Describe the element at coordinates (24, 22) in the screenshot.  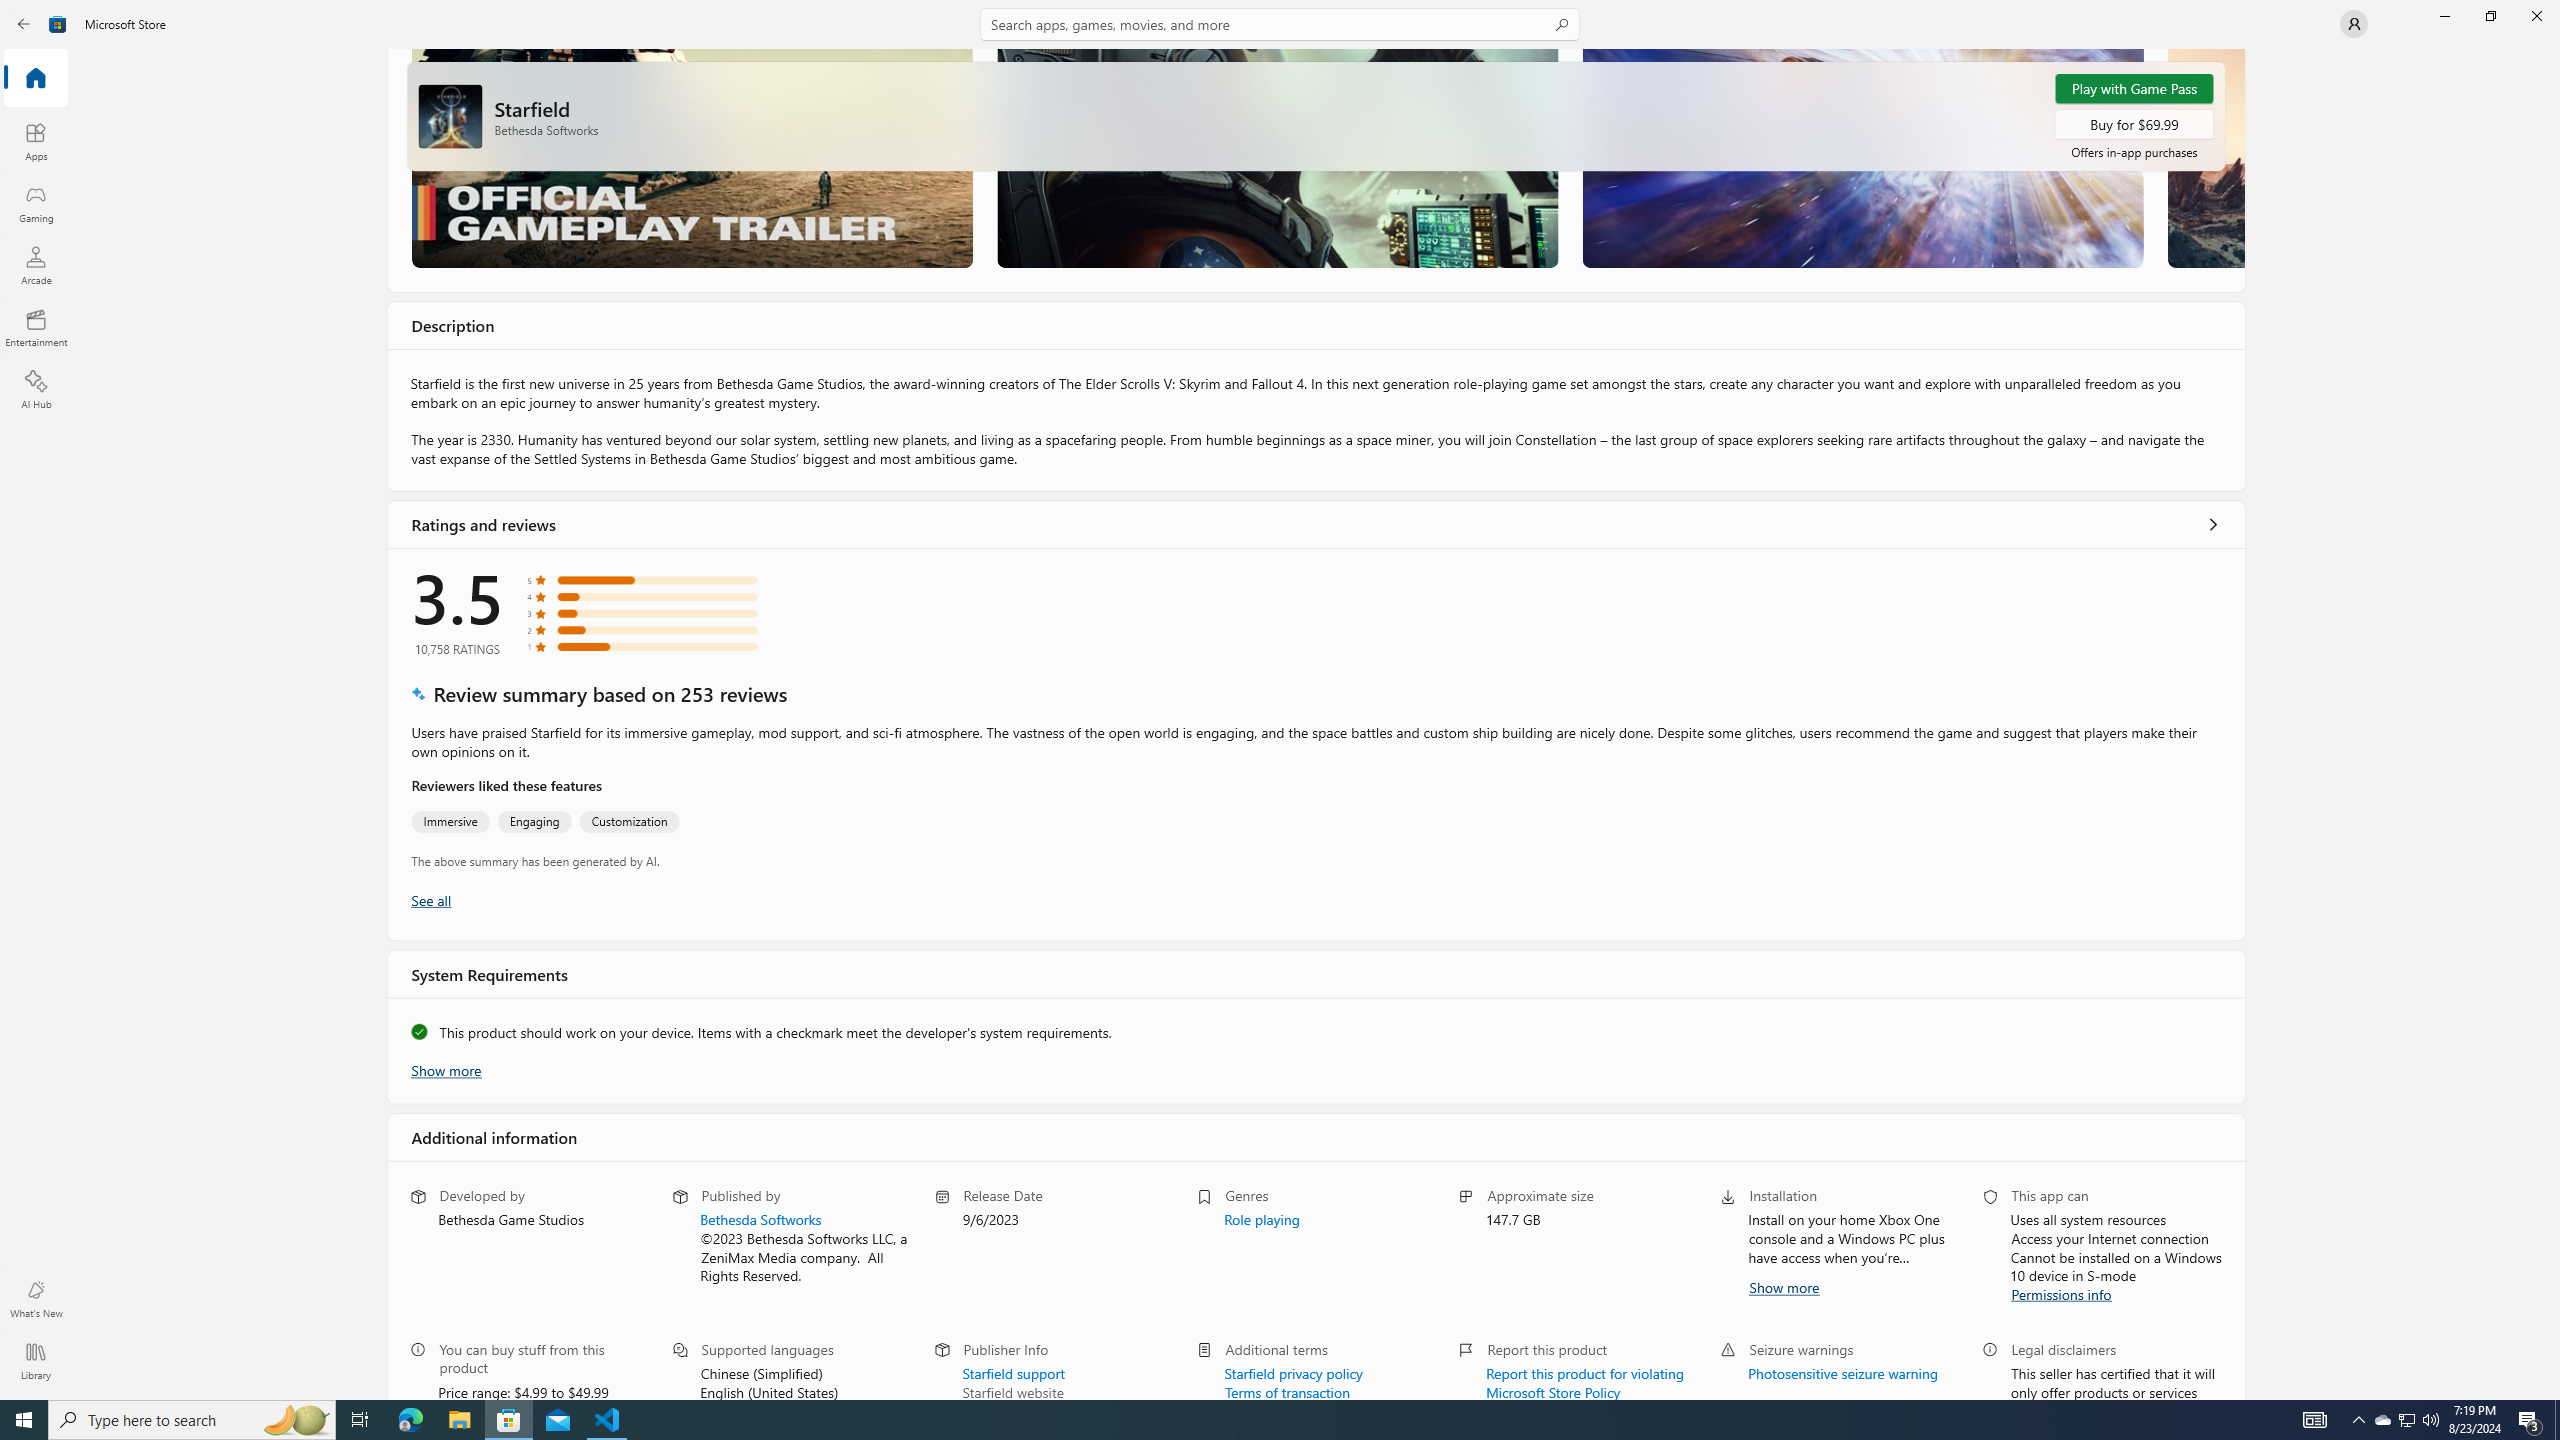
I see `'Back'` at that location.